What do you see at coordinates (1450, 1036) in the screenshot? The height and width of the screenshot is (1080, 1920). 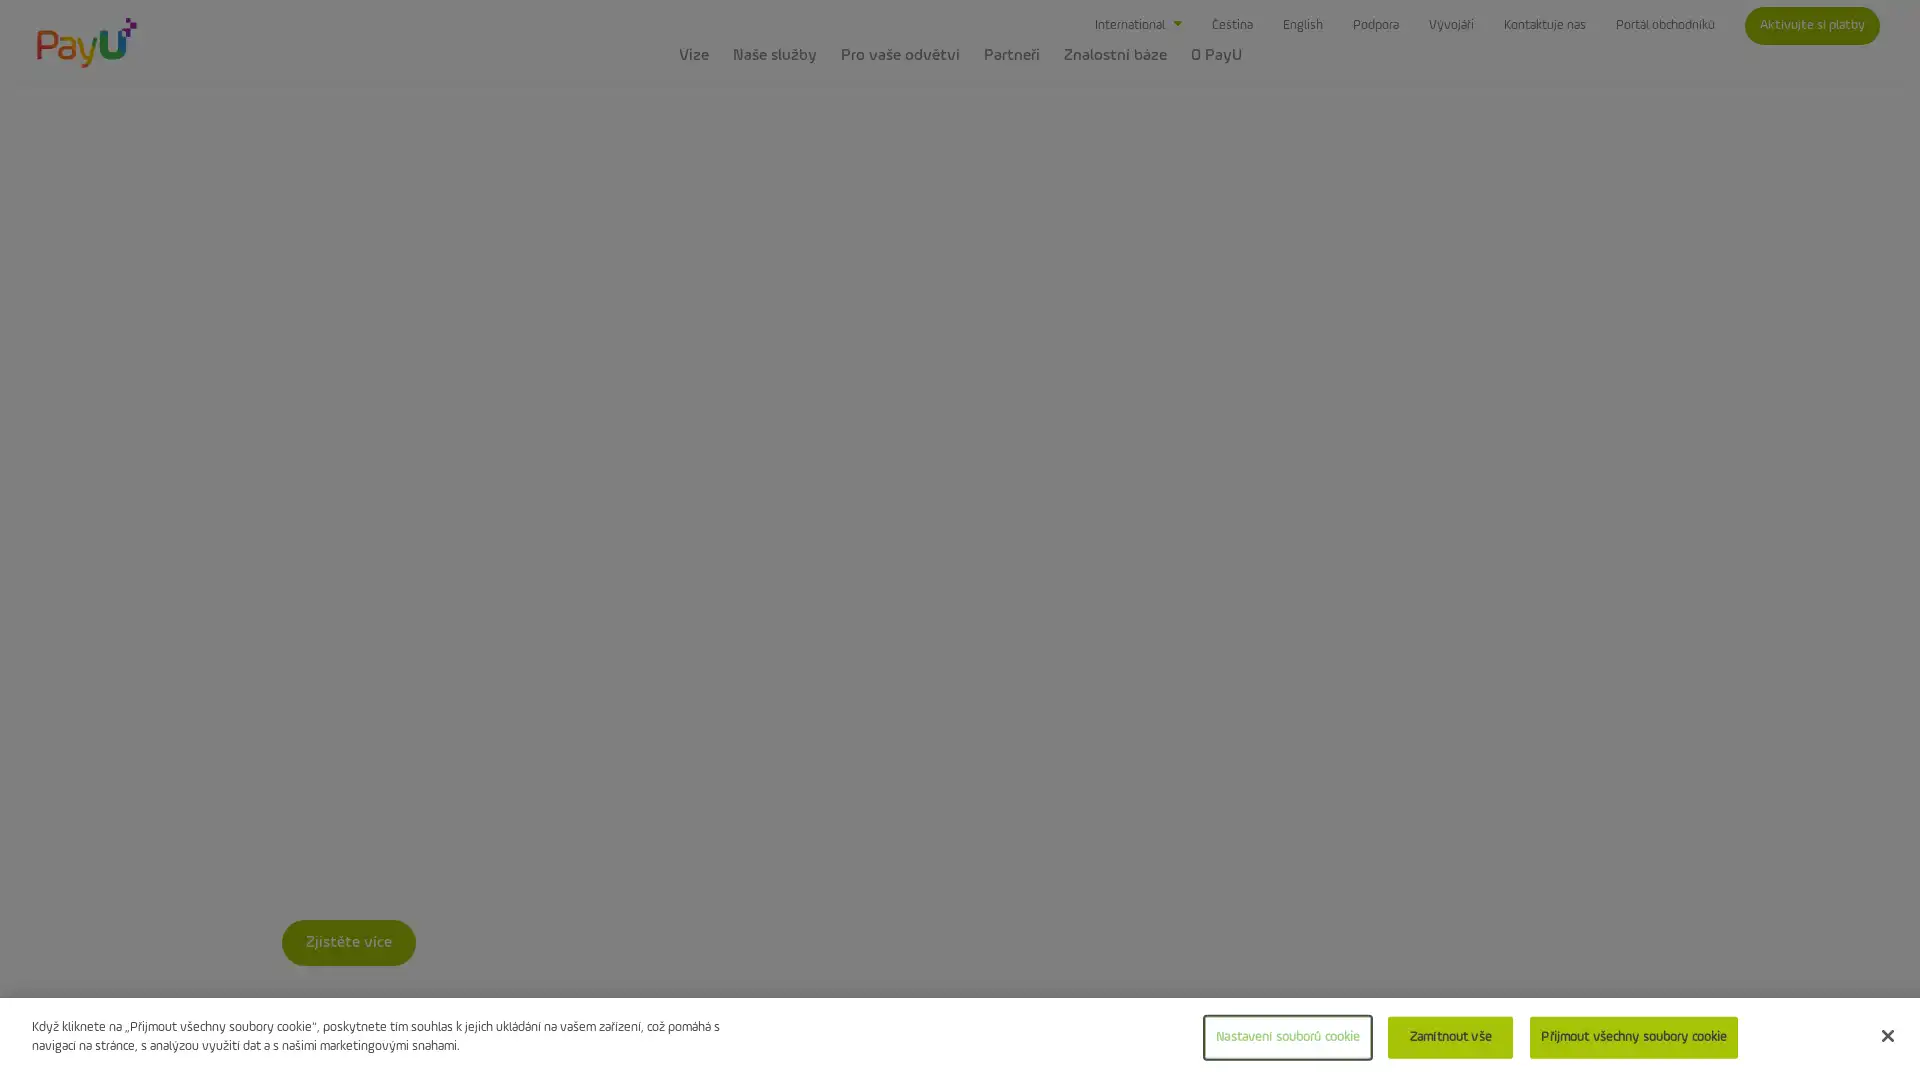 I see `Zamitnout vse` at bounding box center [1450, 1036].